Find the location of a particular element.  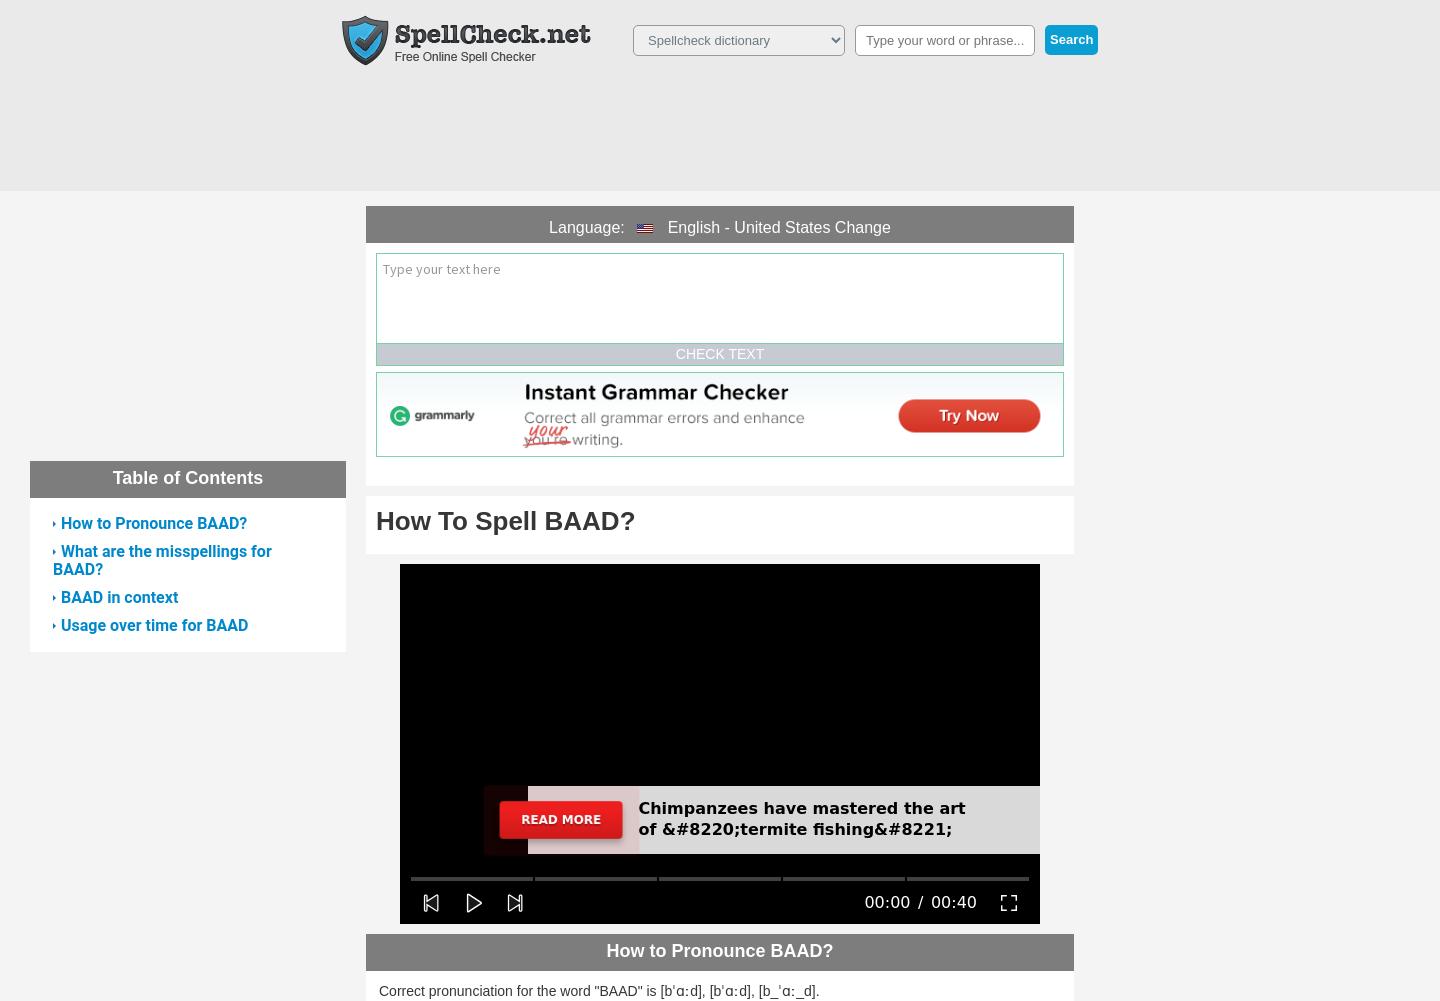

'/' is located at coordinates (920, 902).